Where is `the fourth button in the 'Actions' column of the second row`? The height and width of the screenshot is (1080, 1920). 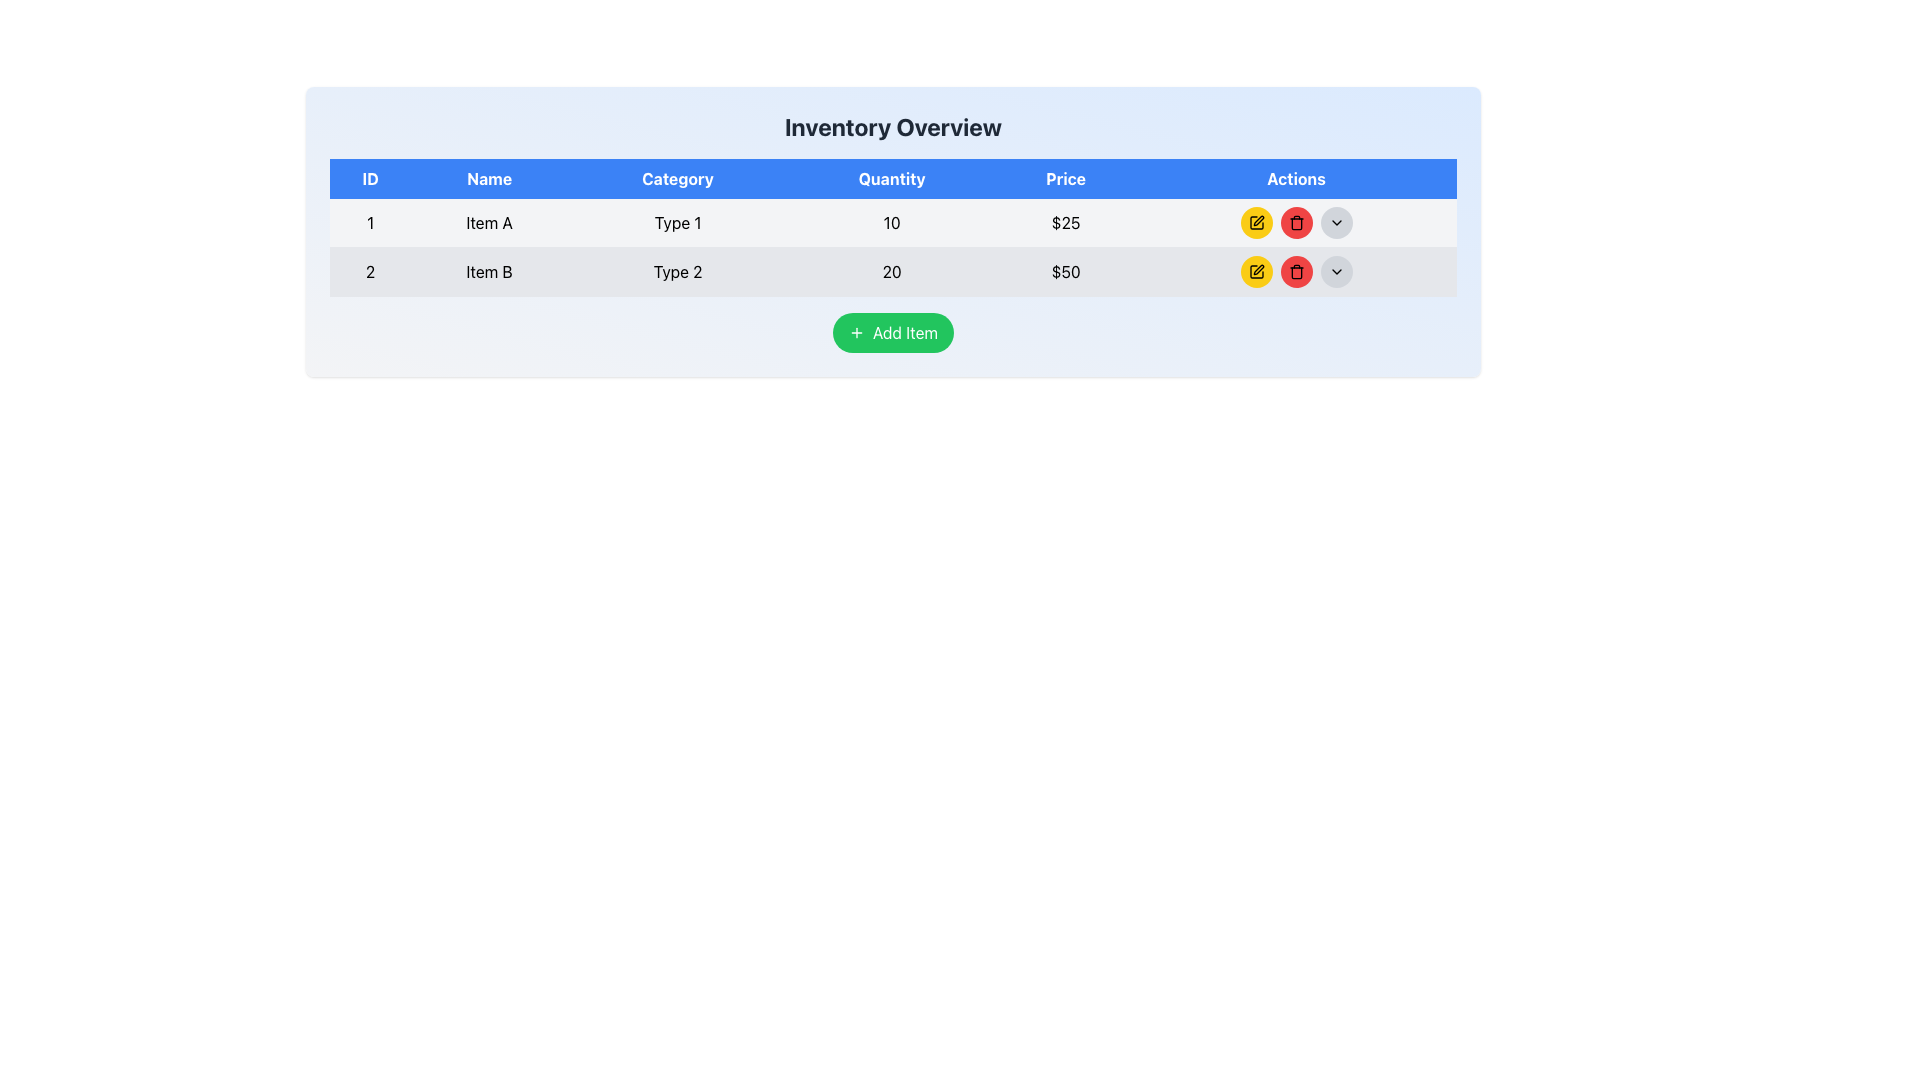 the fourth button in the 'Actions' column of the second row is located at coordinates (1335, 223).